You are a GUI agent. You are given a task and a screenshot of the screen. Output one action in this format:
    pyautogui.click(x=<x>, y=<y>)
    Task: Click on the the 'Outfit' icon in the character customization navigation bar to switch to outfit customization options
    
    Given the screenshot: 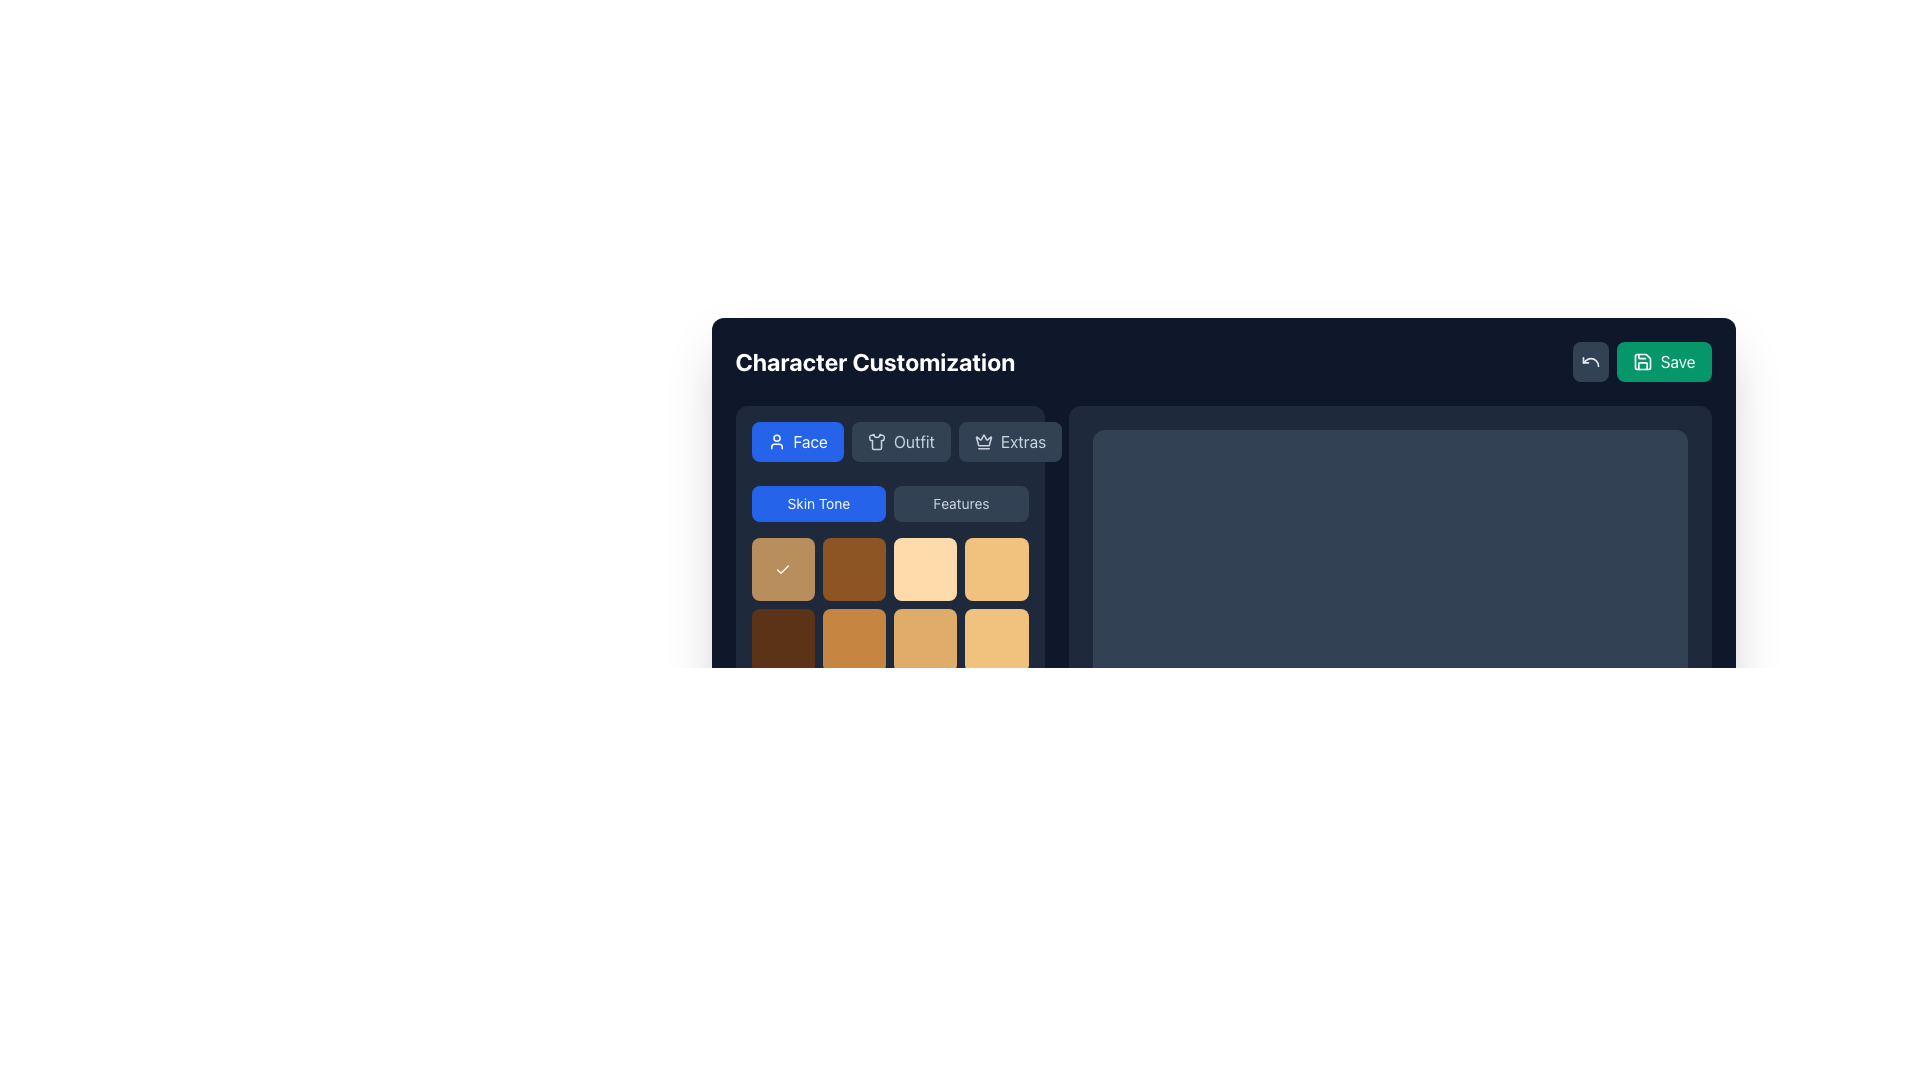 What is the action you would take?
    pyautogui.click(x=876, y=441)
    